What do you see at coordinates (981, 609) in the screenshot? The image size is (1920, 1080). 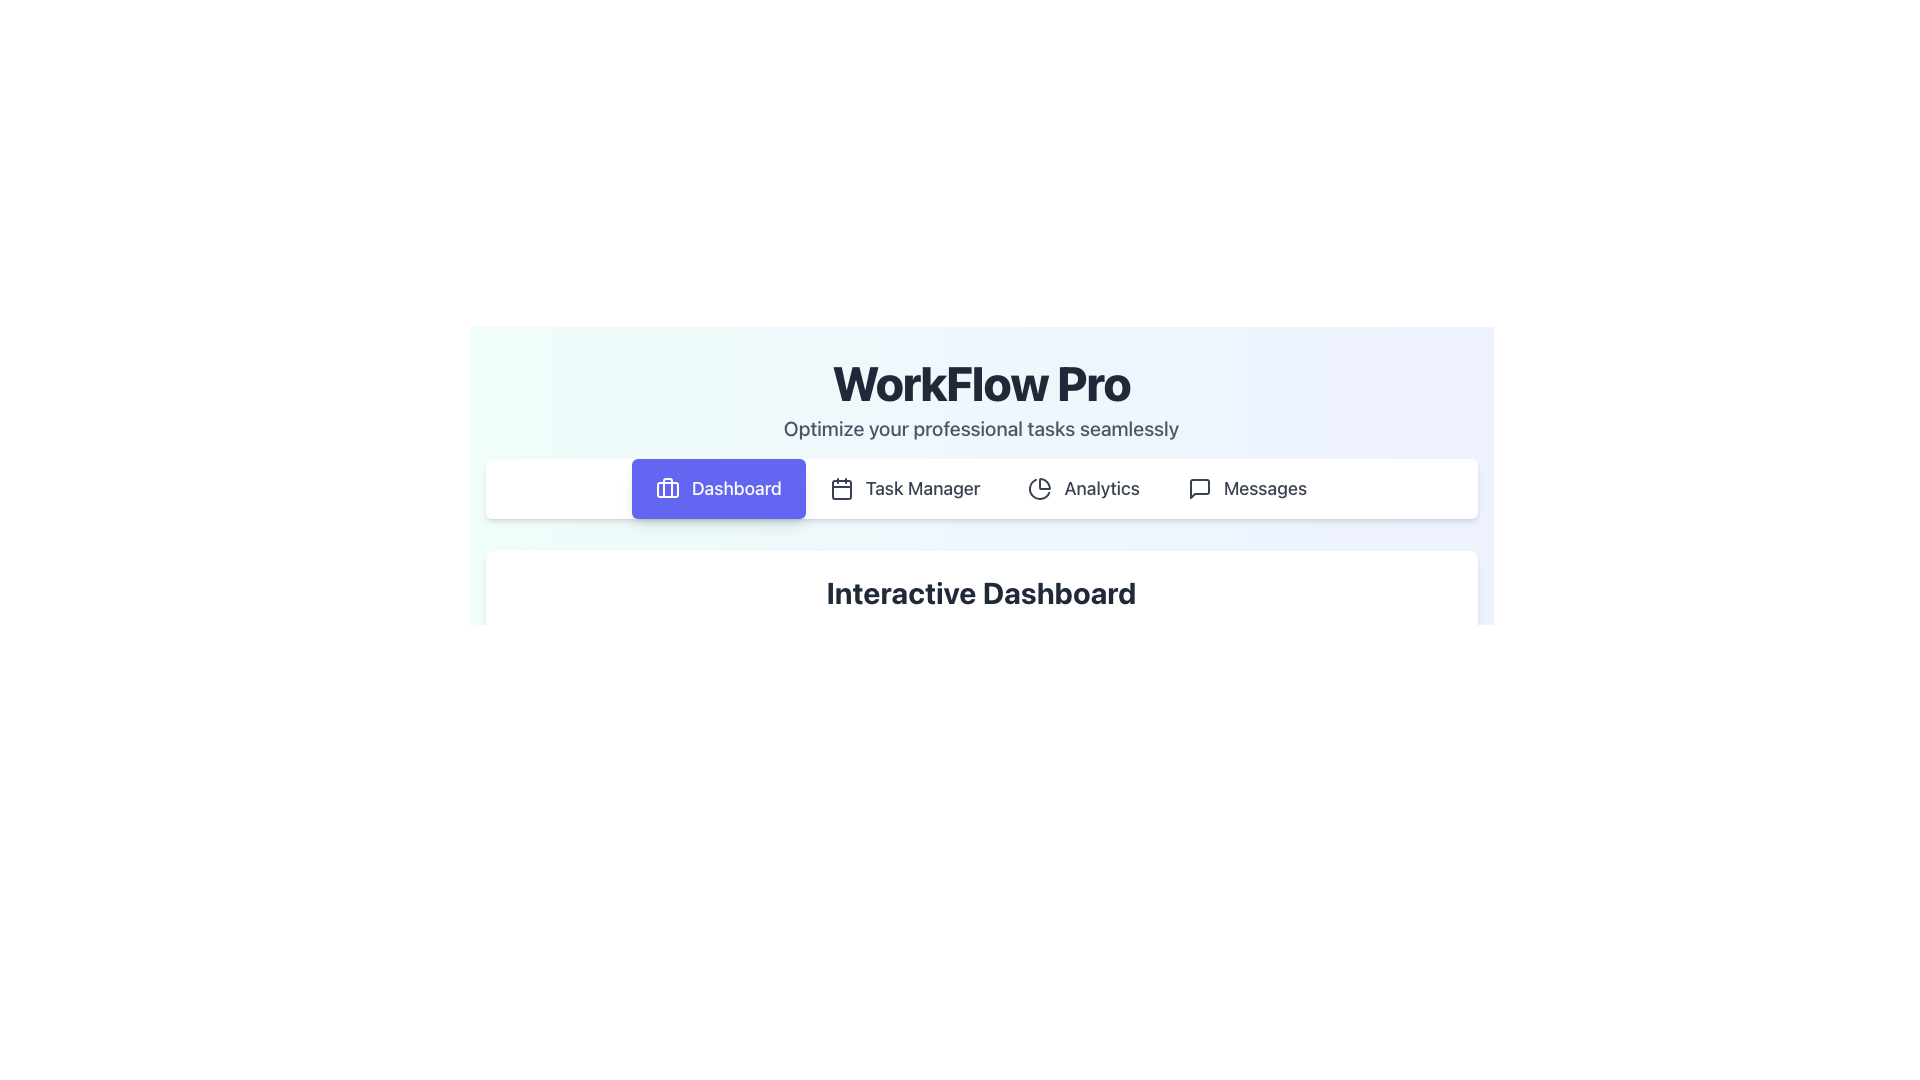 I see `the Text block that introduces the 'Interactive Dashboard' feature, located just below the navigation bar` at bounding box center [981, 609].